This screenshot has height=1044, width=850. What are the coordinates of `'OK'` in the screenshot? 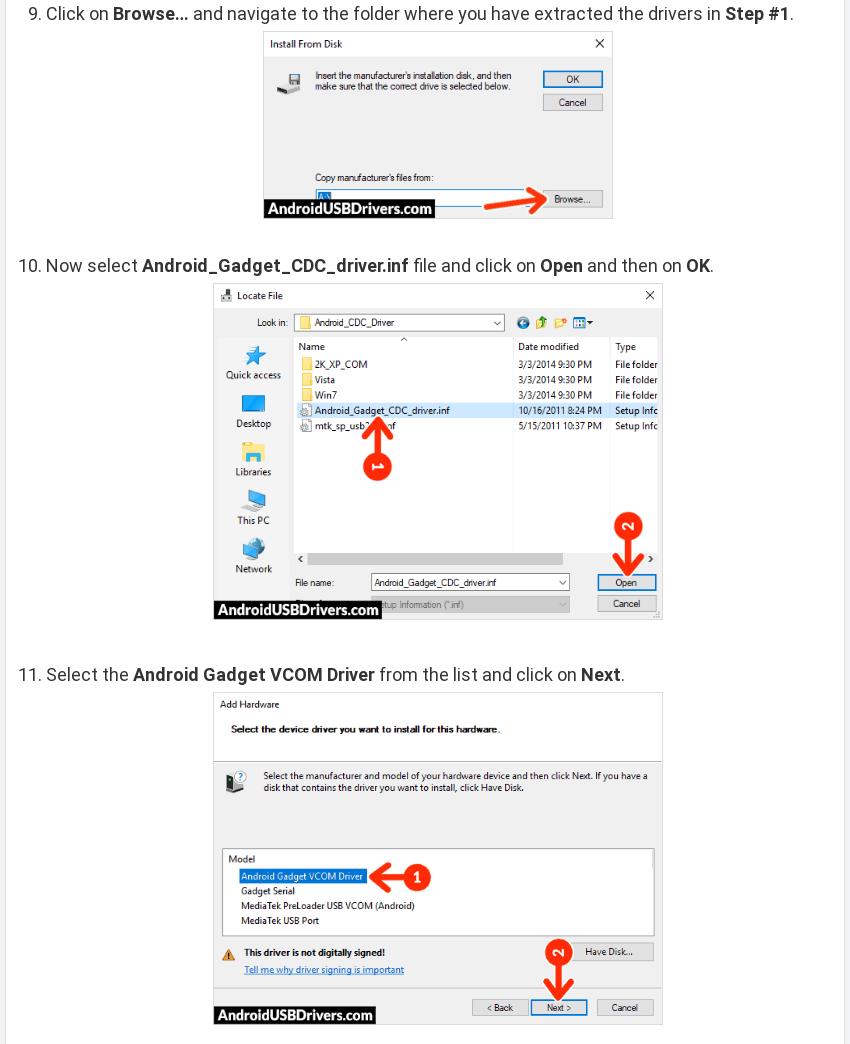 It's located at (697, 263).